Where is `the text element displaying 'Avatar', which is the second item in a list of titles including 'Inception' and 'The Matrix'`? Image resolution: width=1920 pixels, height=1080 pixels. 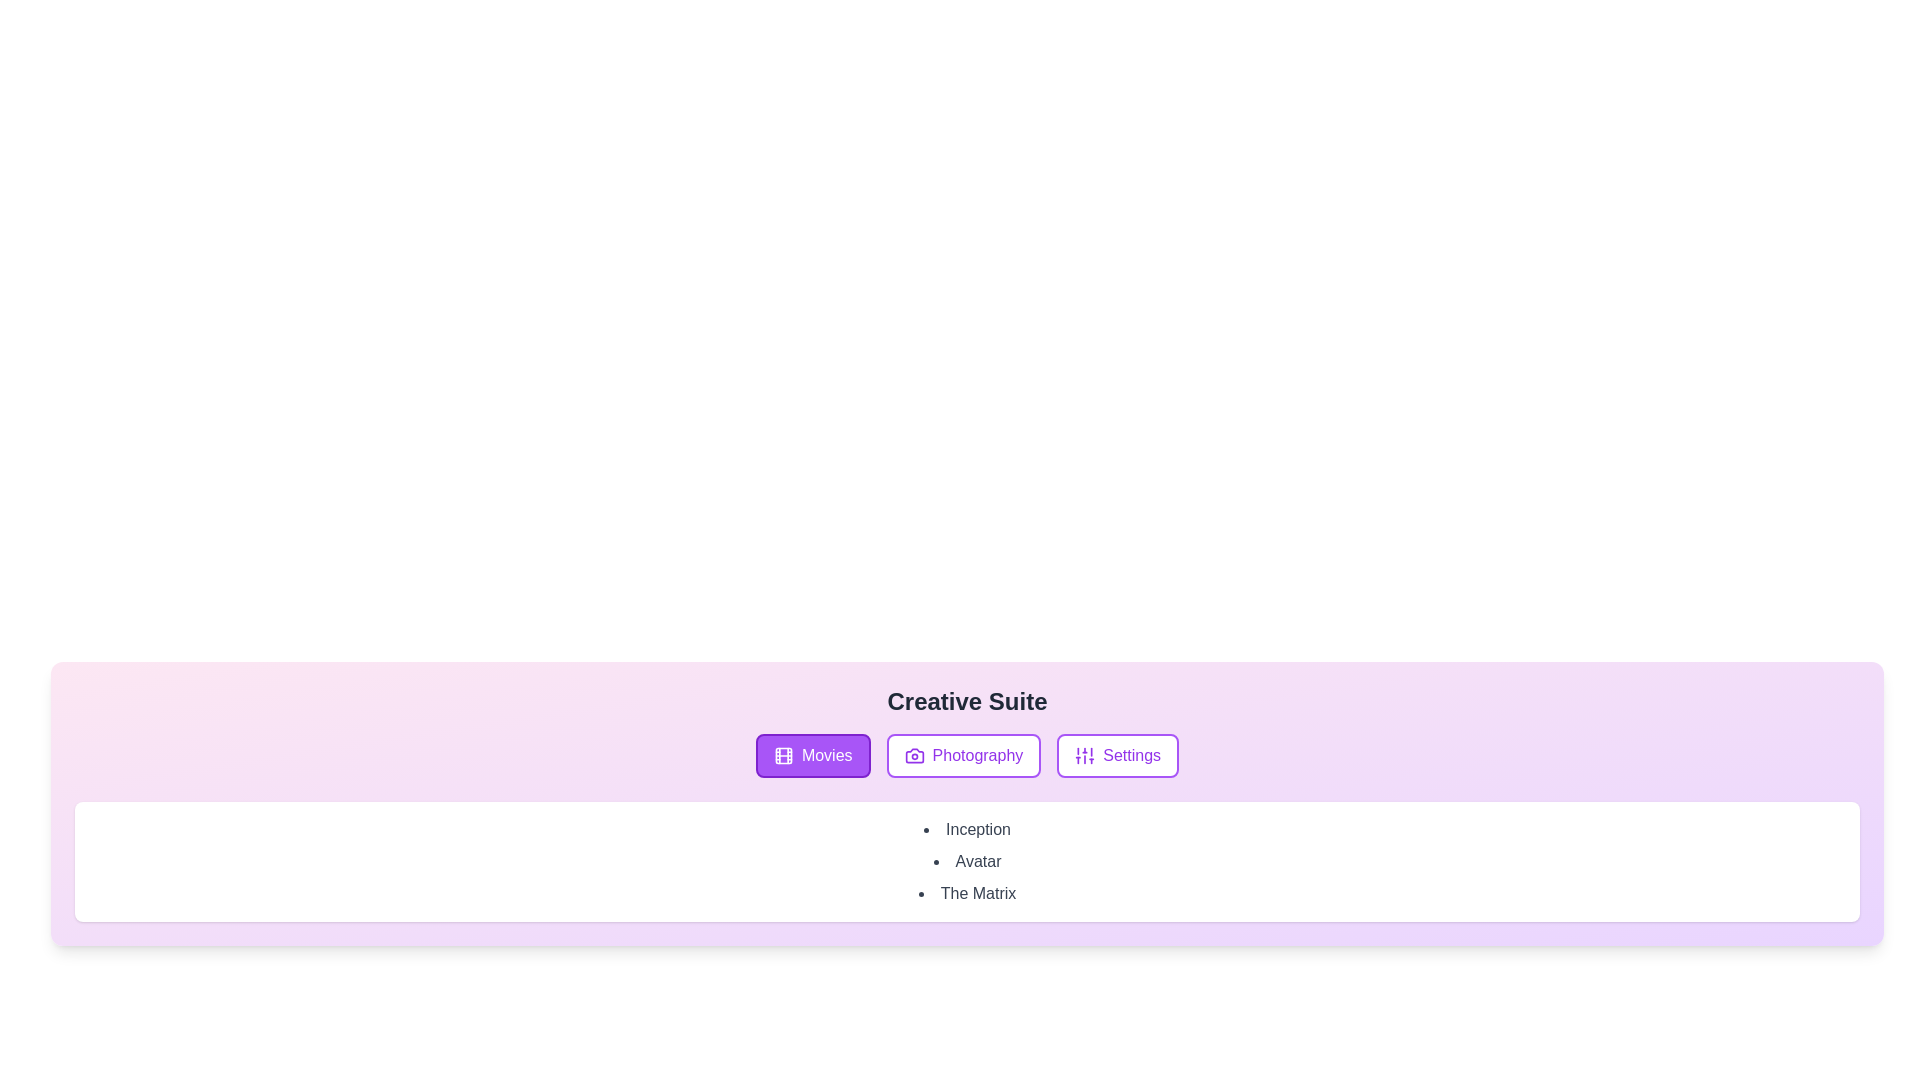
the text element displaying 'Avatar', which is the second item in a list of titles including 'Inception' and 'The Matrix' is located at coordinates (967, 860).